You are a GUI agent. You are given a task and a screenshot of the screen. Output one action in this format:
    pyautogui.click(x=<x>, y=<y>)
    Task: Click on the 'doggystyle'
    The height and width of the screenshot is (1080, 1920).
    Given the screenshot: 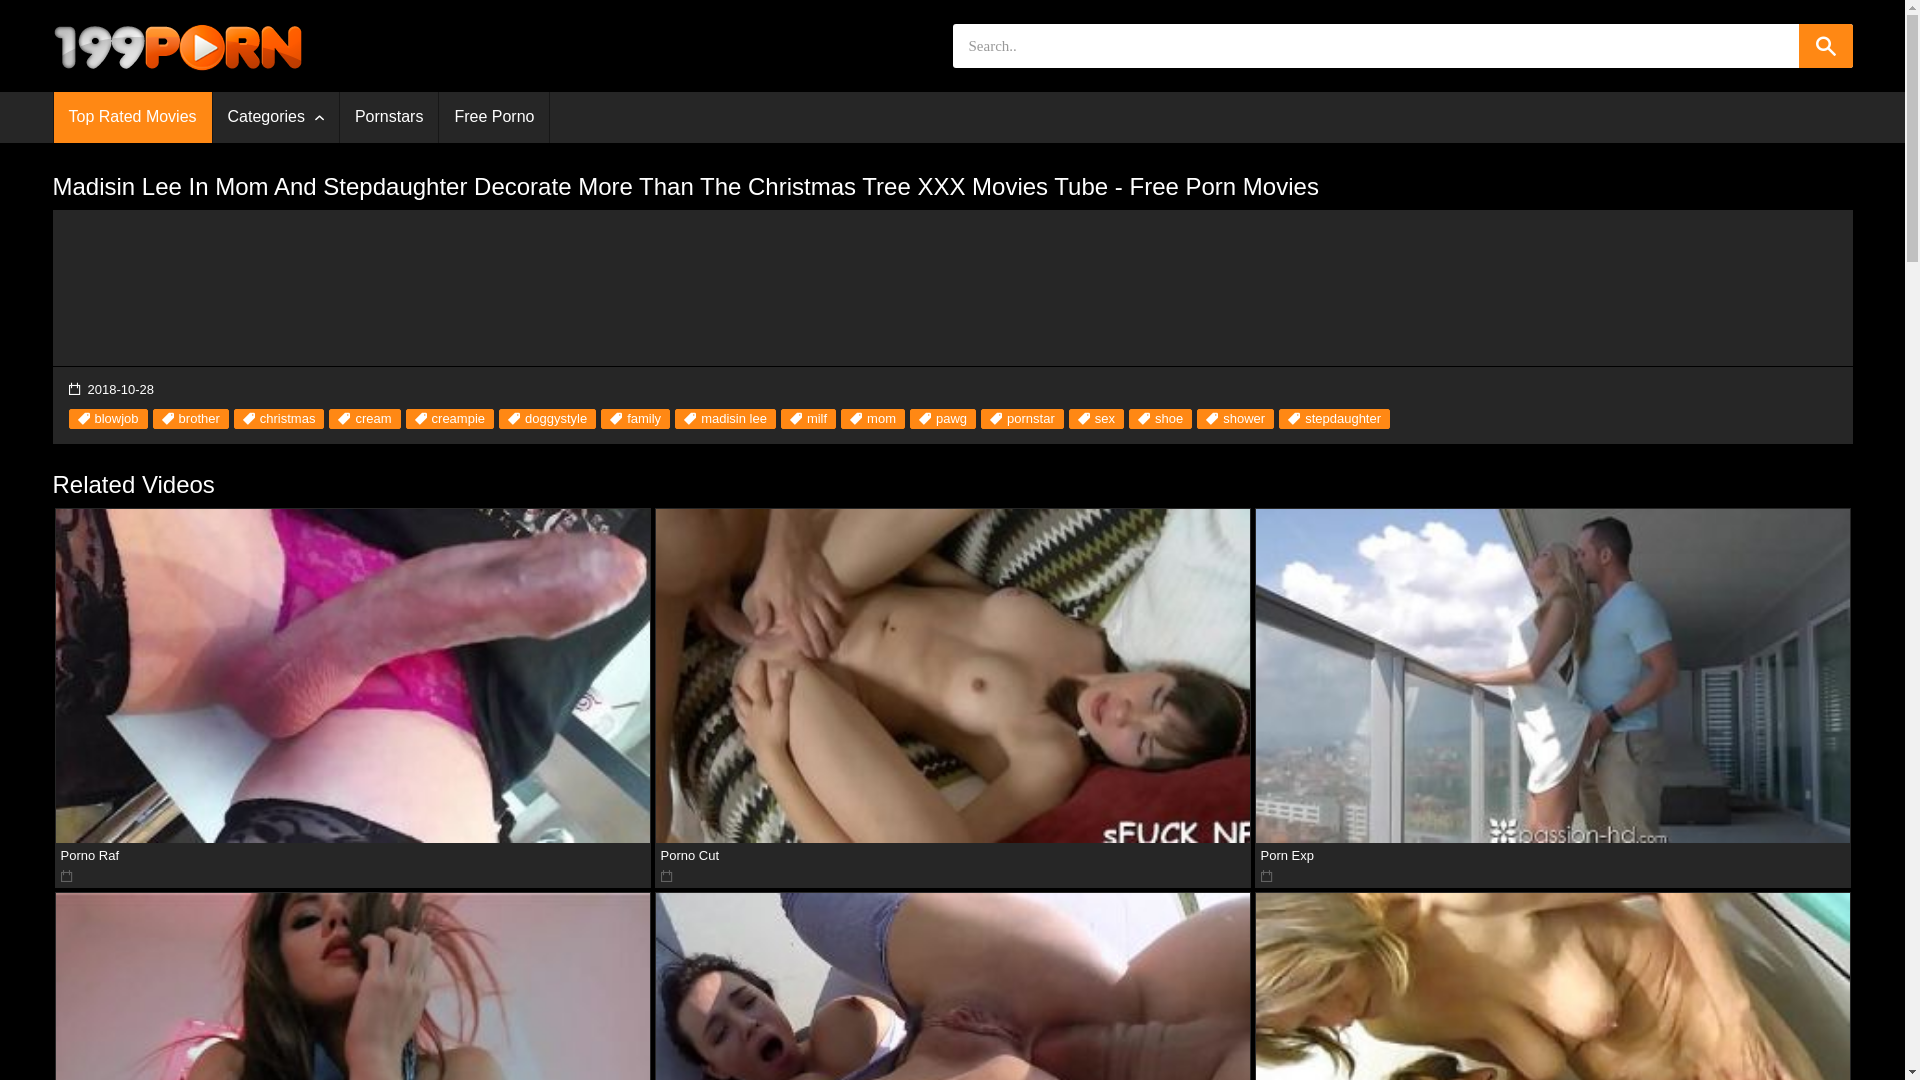 What is the action you would take?
    pyautogui.click(x=547, y=418)
    